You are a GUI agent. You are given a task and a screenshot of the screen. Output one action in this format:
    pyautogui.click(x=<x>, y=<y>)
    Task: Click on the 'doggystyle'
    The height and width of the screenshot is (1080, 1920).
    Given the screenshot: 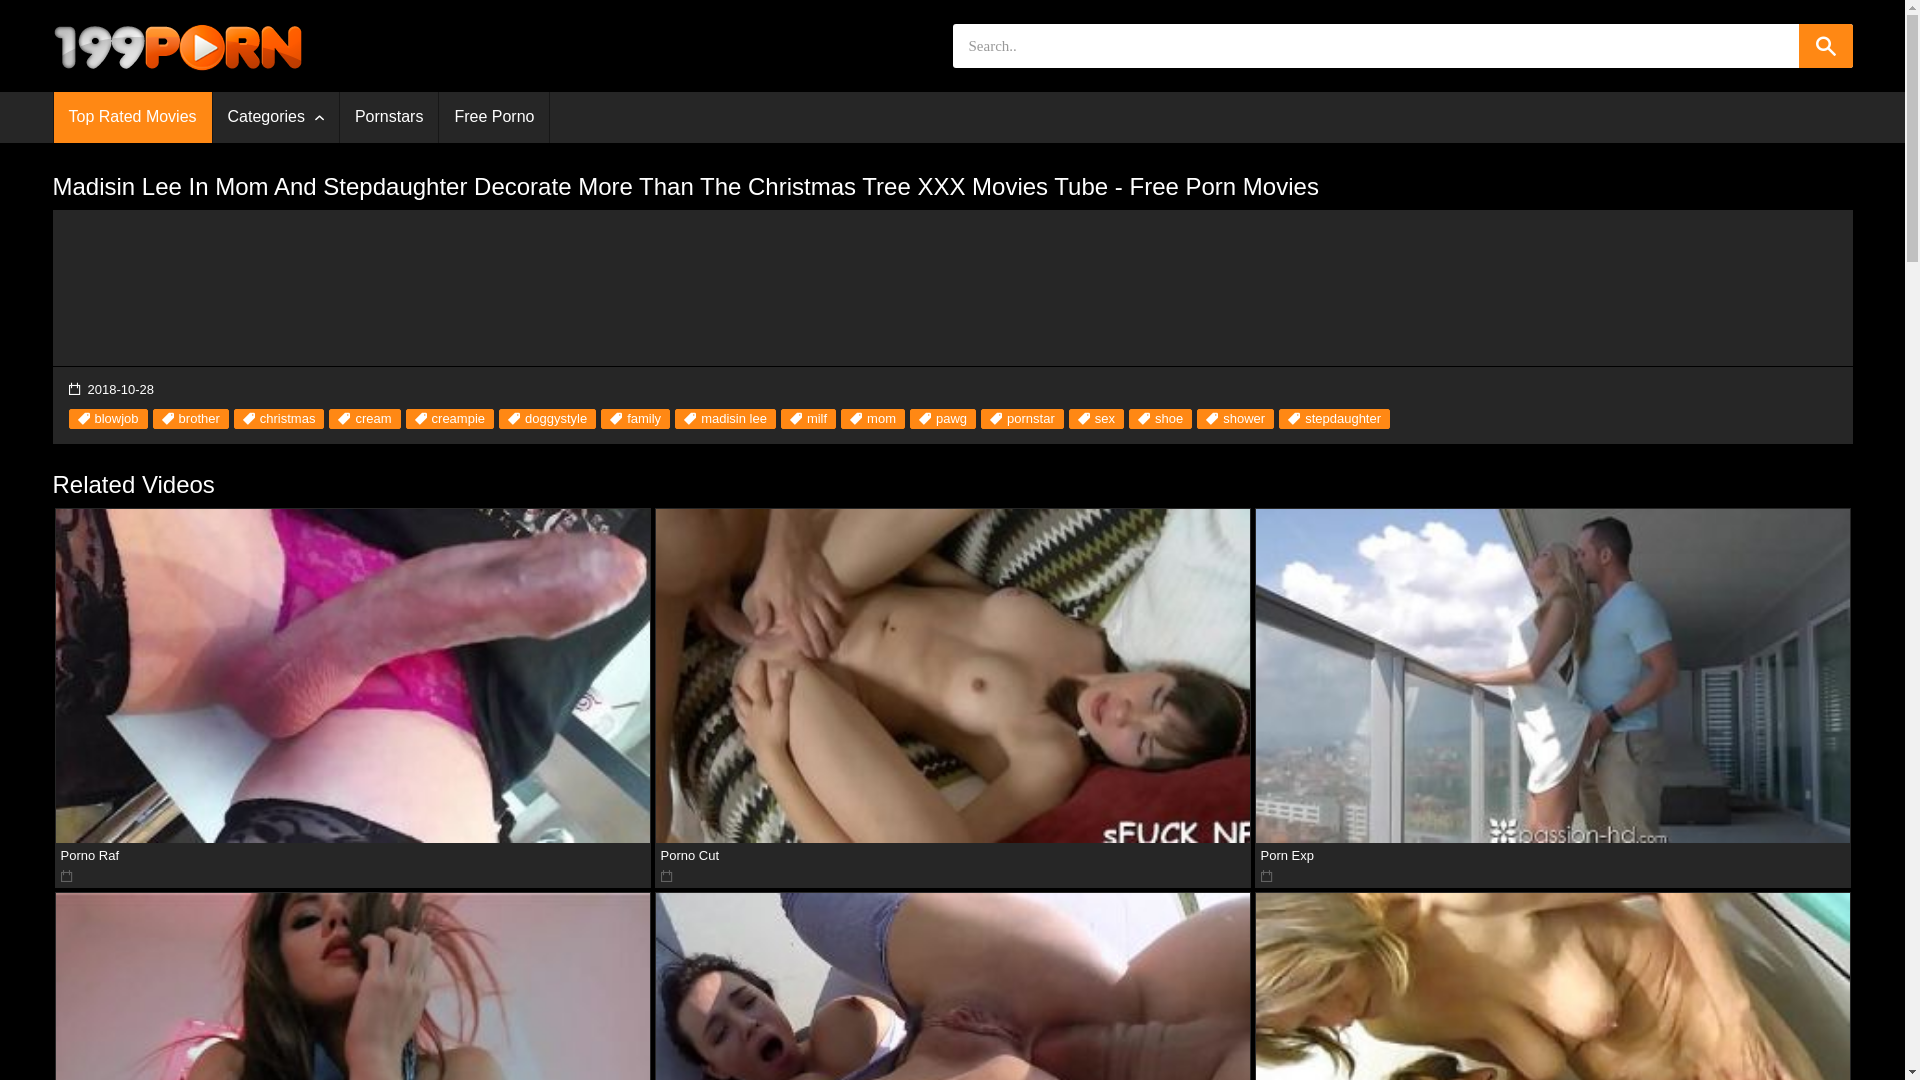 What is the action you would take?
    pyautogui.click(x=547, y=418)
    